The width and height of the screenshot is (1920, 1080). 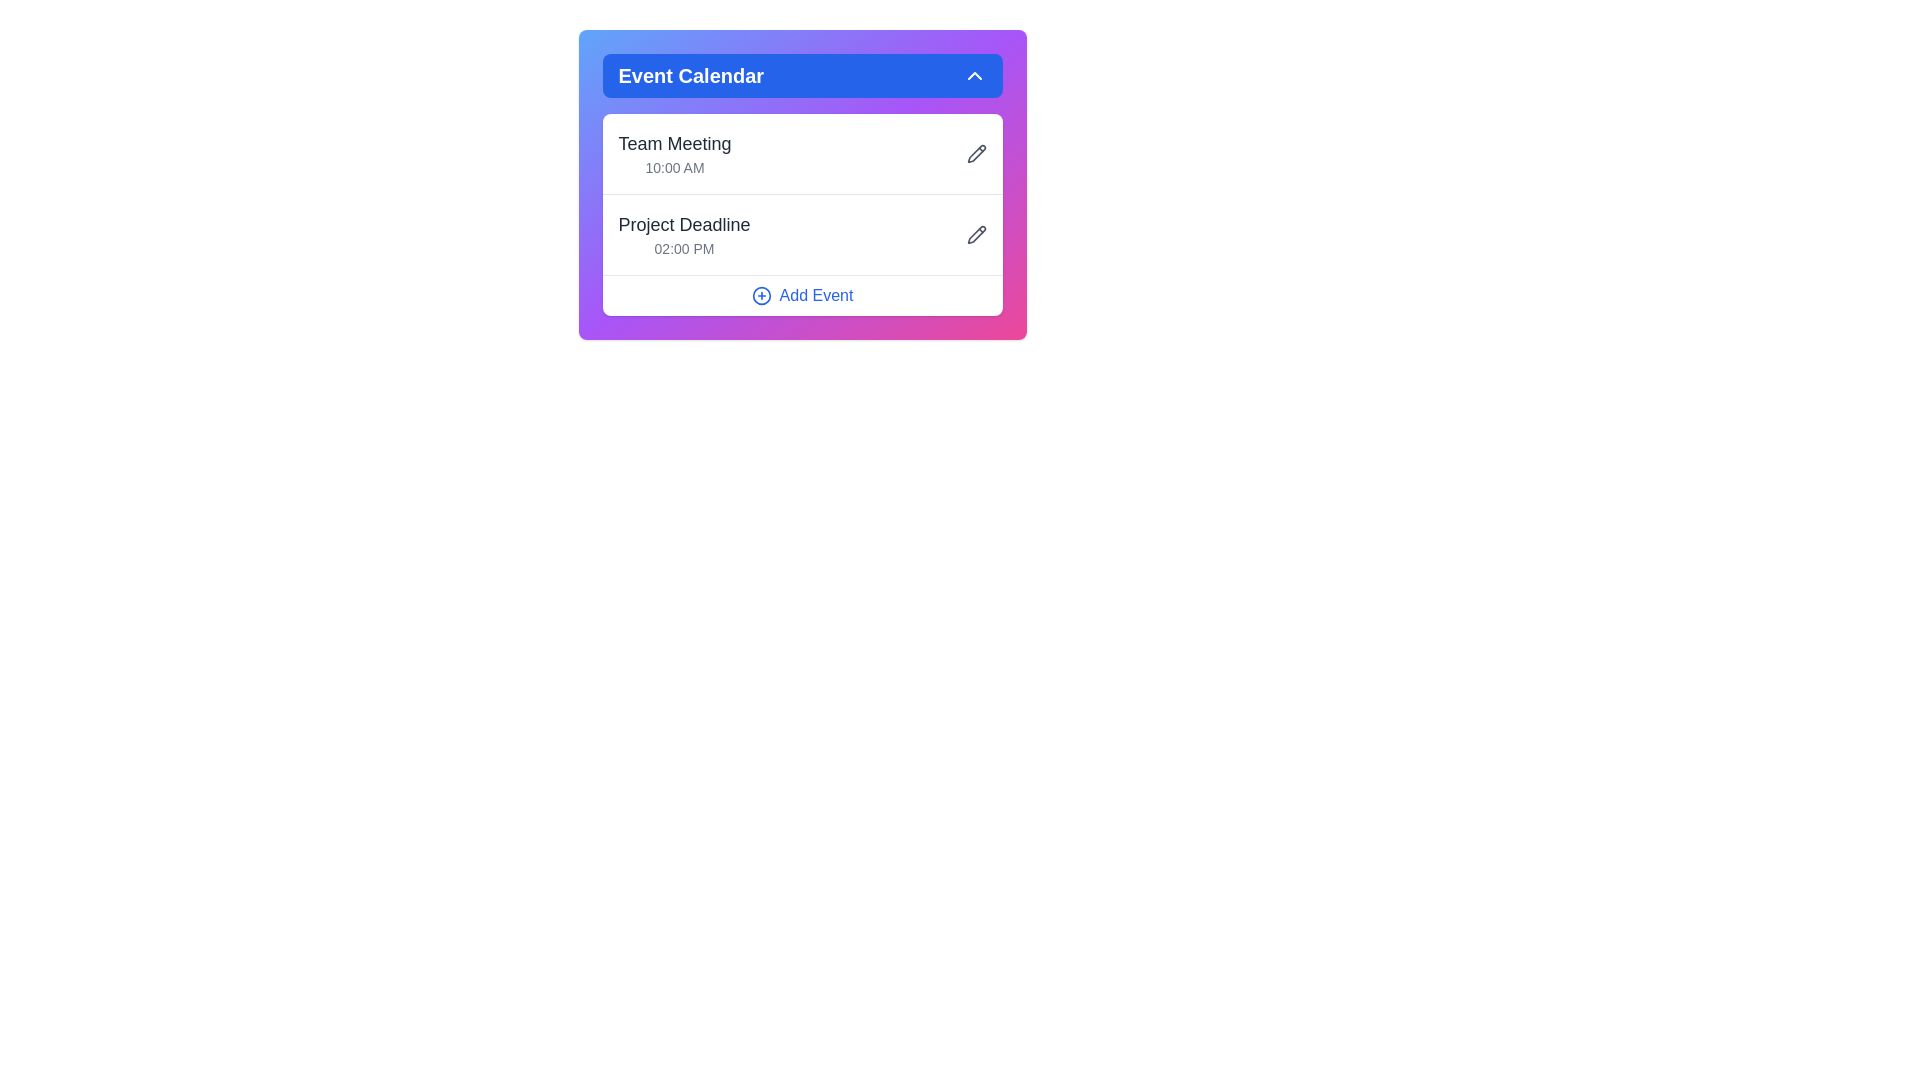 What do you see at coordinates (802, 295) in the screenshot?
I see `the 'Add Event' button to add a new event` at bounding box center [802, 295].